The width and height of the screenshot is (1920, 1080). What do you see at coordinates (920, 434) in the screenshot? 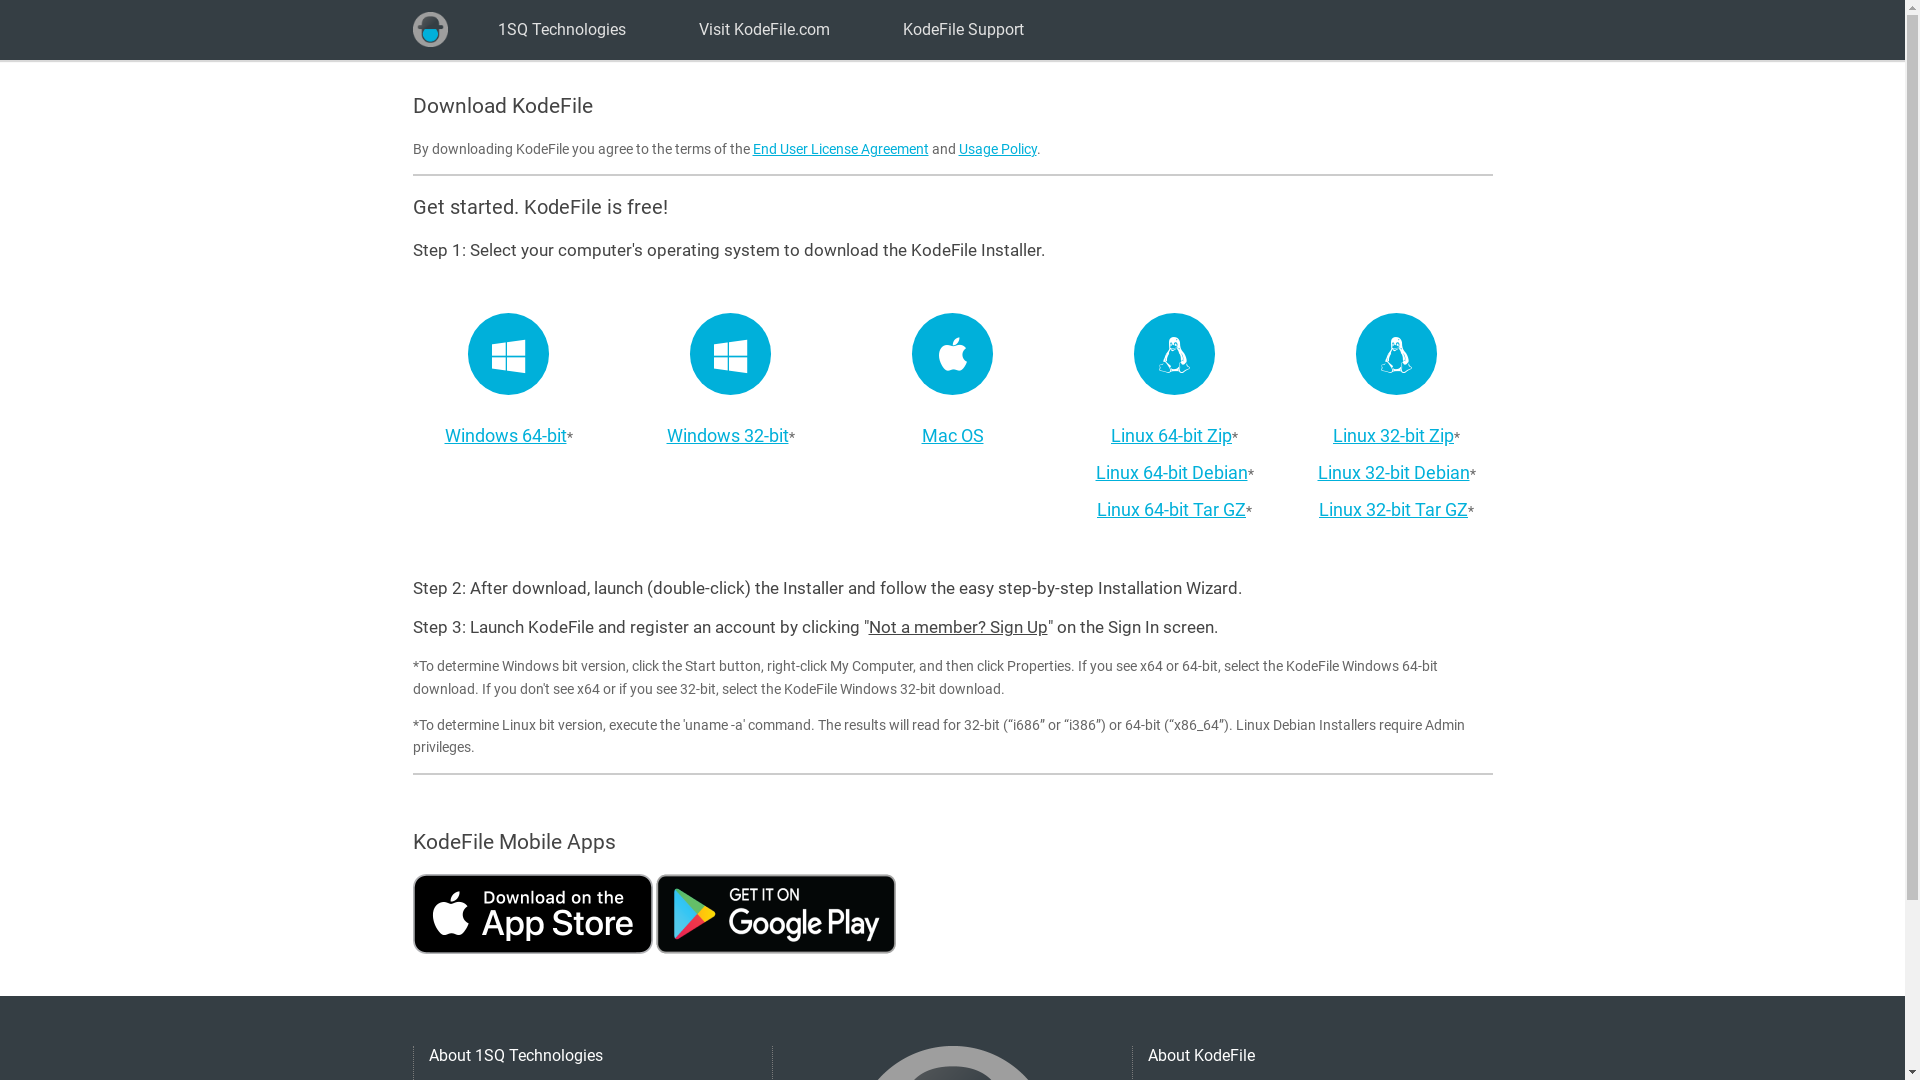
I see `'Mac OS'` at bounding box center [920, 434].